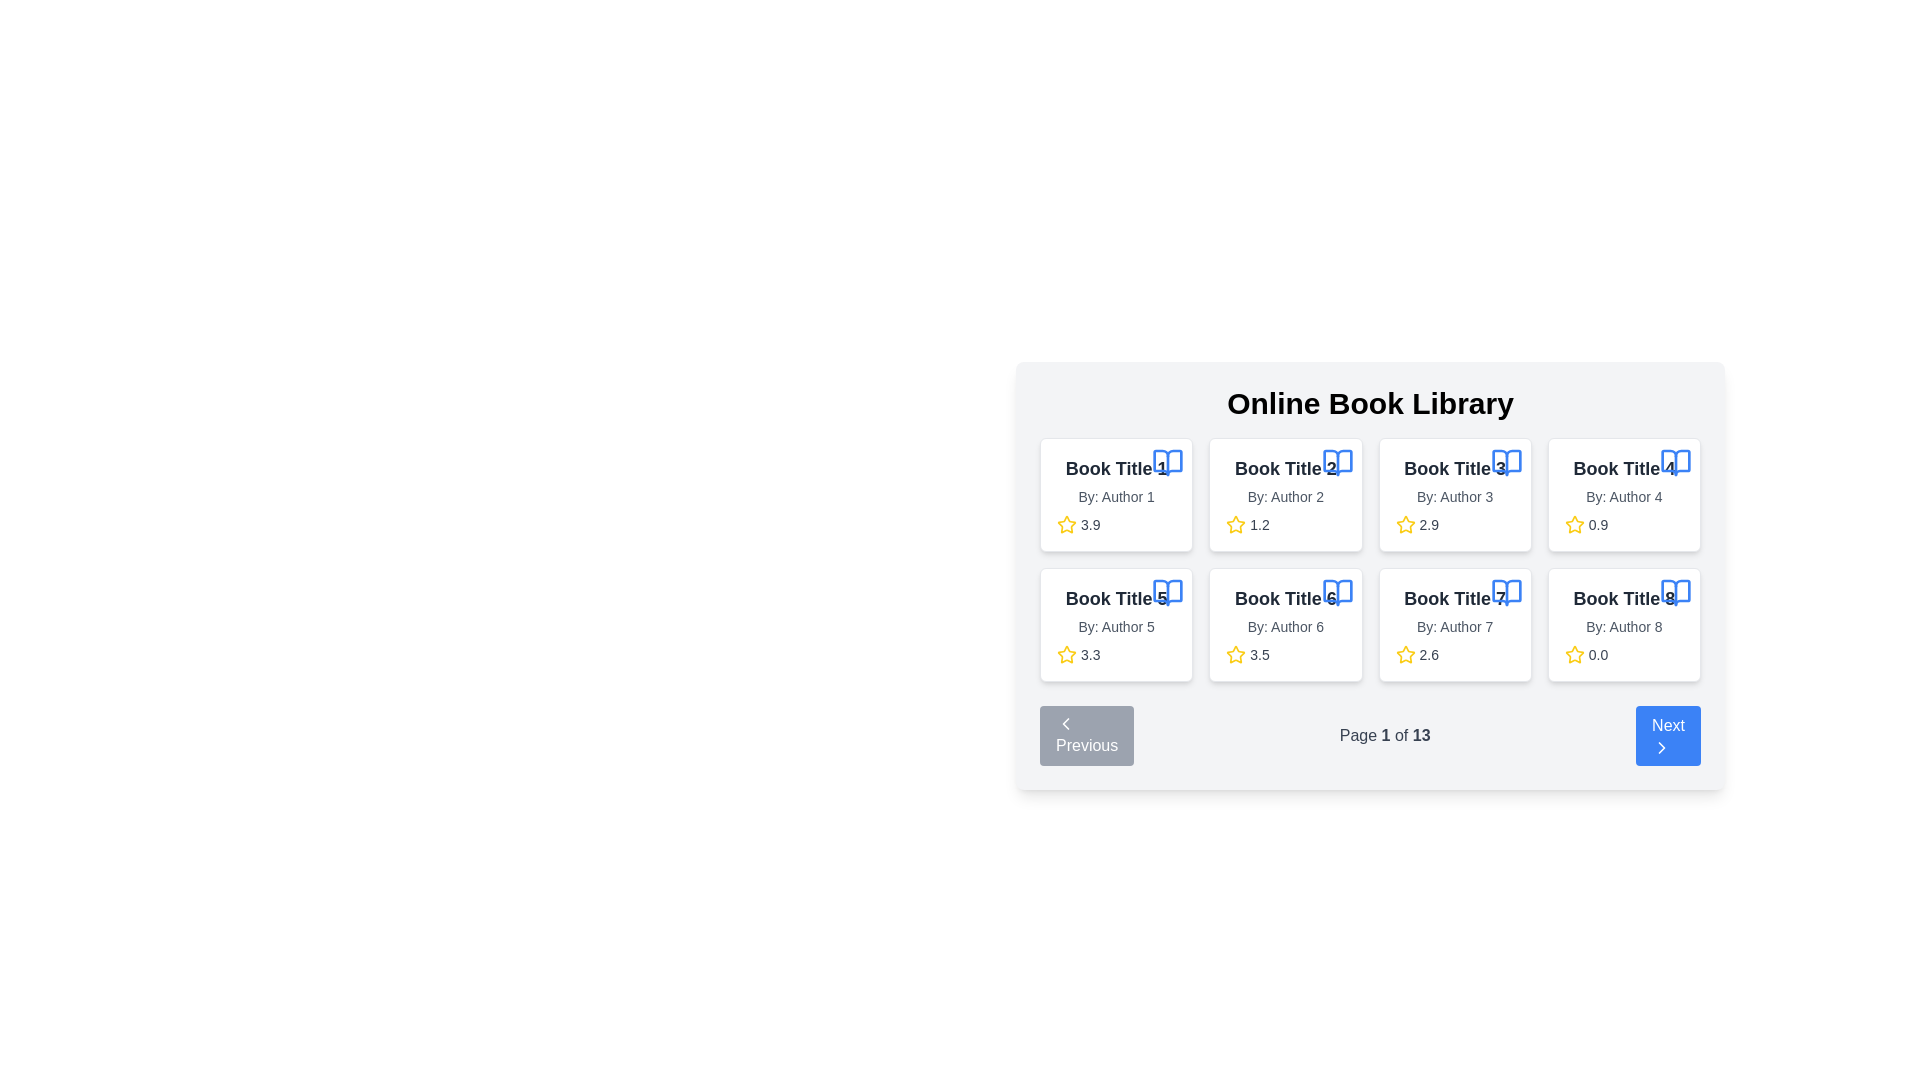  Describe the element at coordinates (1115, 597) in the screenshot. I see `the text label that serves as the title for the book card, located in the second row and first column of the grid` at that location.